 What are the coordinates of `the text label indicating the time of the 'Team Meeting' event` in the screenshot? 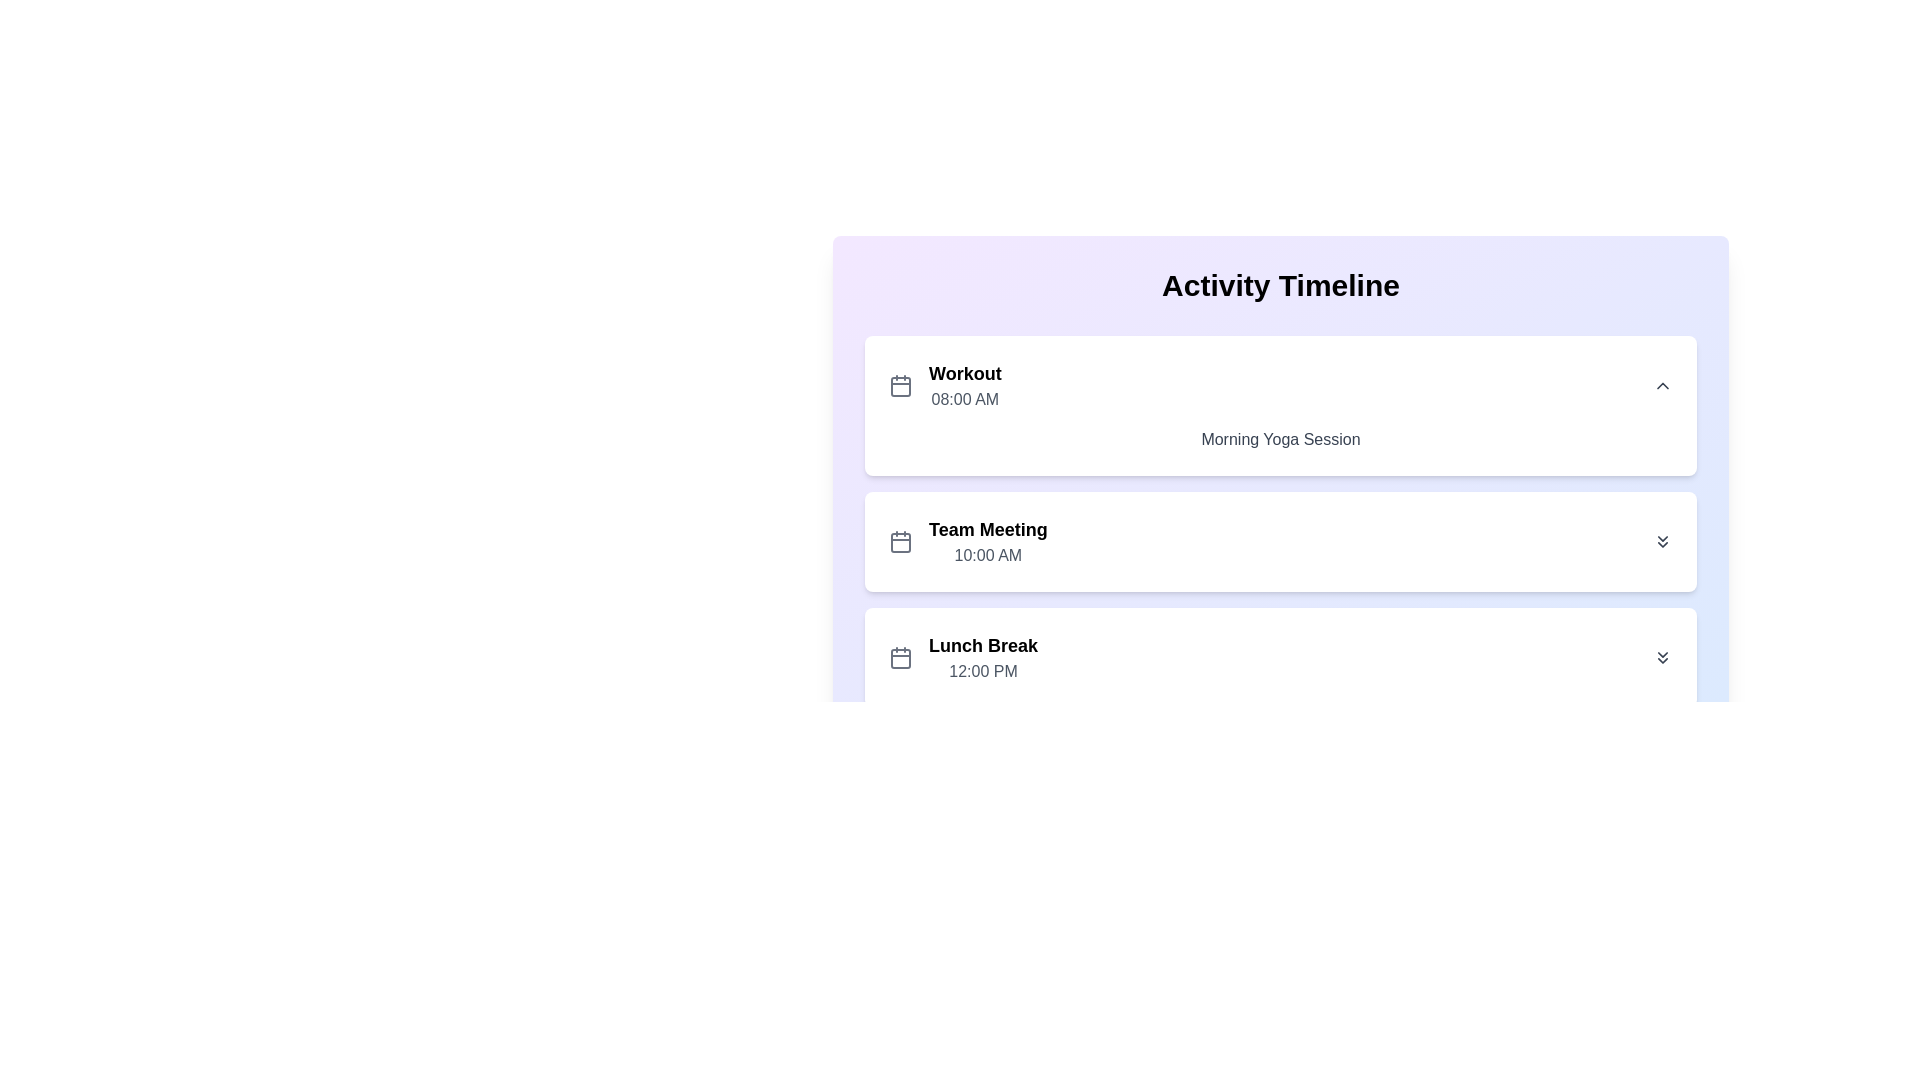 It's located at (988, 555).